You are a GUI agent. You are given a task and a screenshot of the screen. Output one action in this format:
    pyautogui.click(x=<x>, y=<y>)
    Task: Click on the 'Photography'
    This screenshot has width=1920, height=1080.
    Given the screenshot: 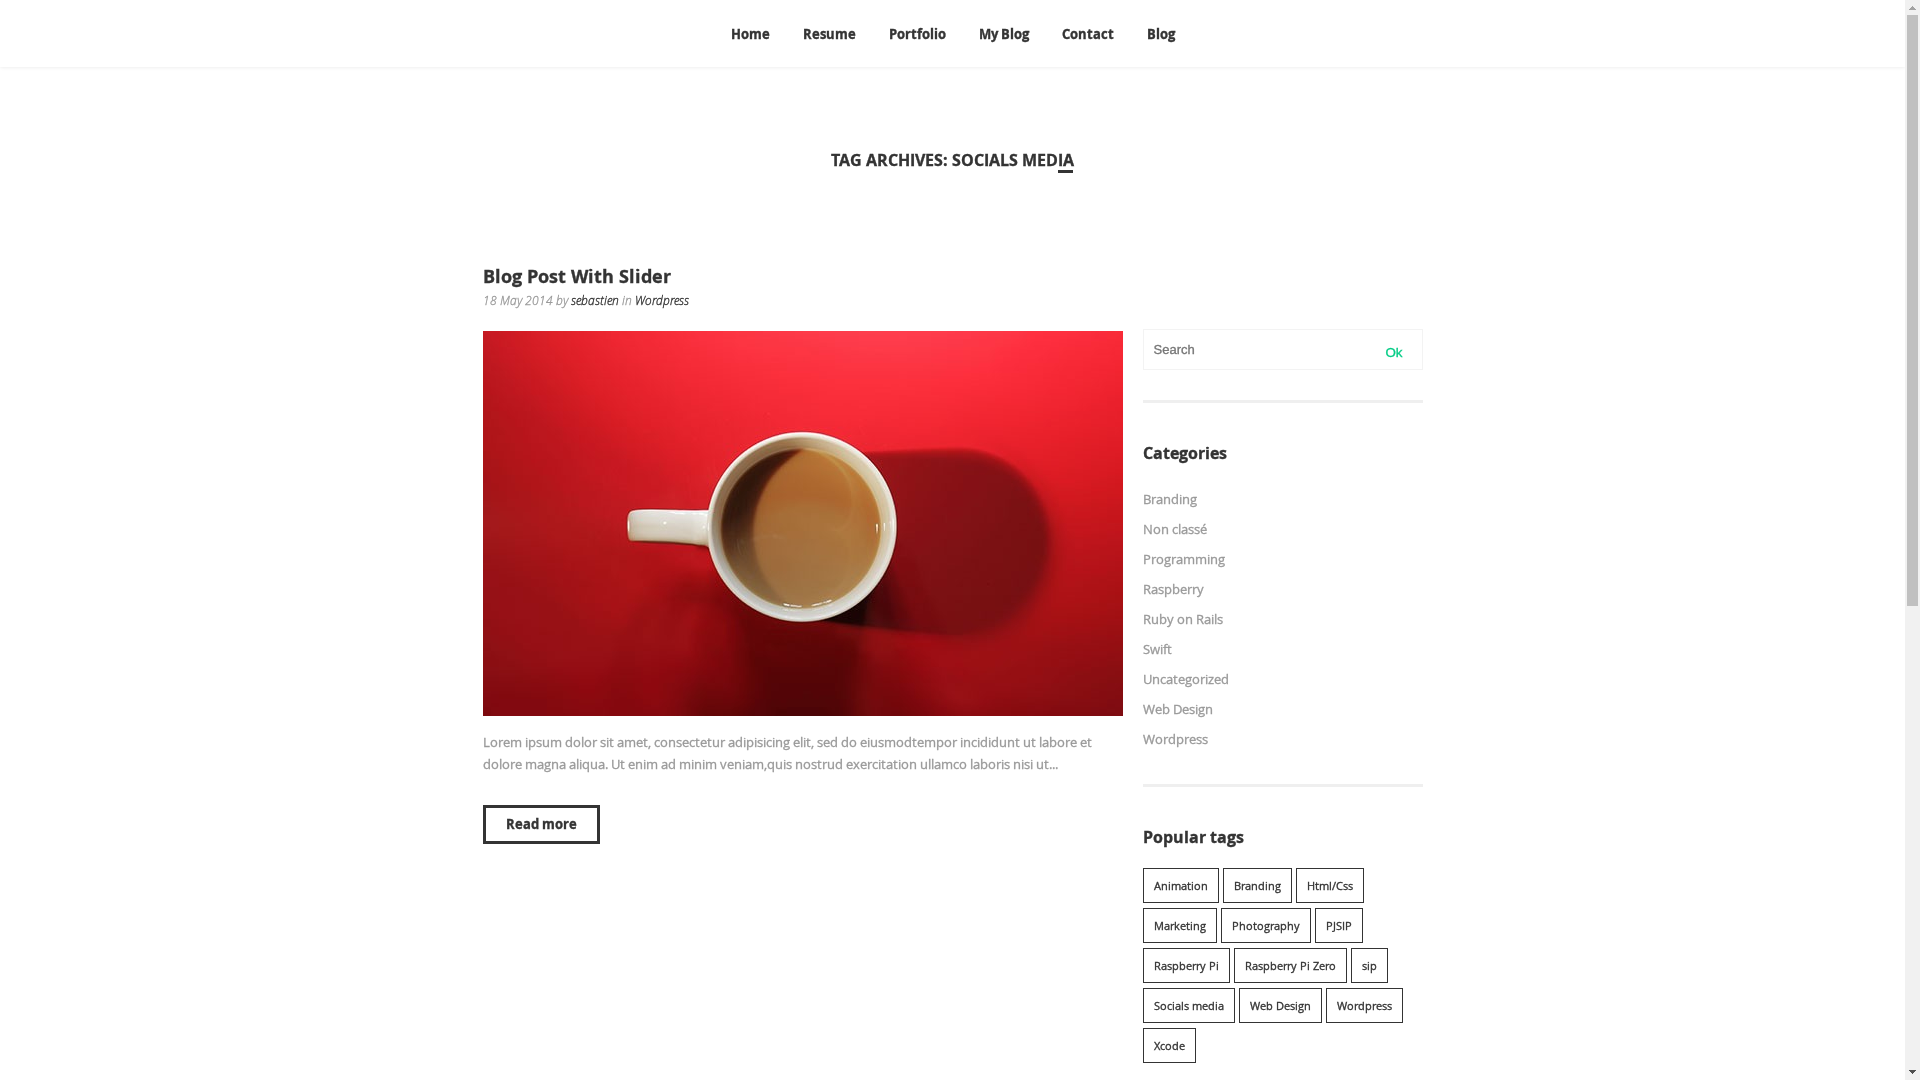 What is the action you would take?
    pyautogui.click(x=1264, y=925)
    